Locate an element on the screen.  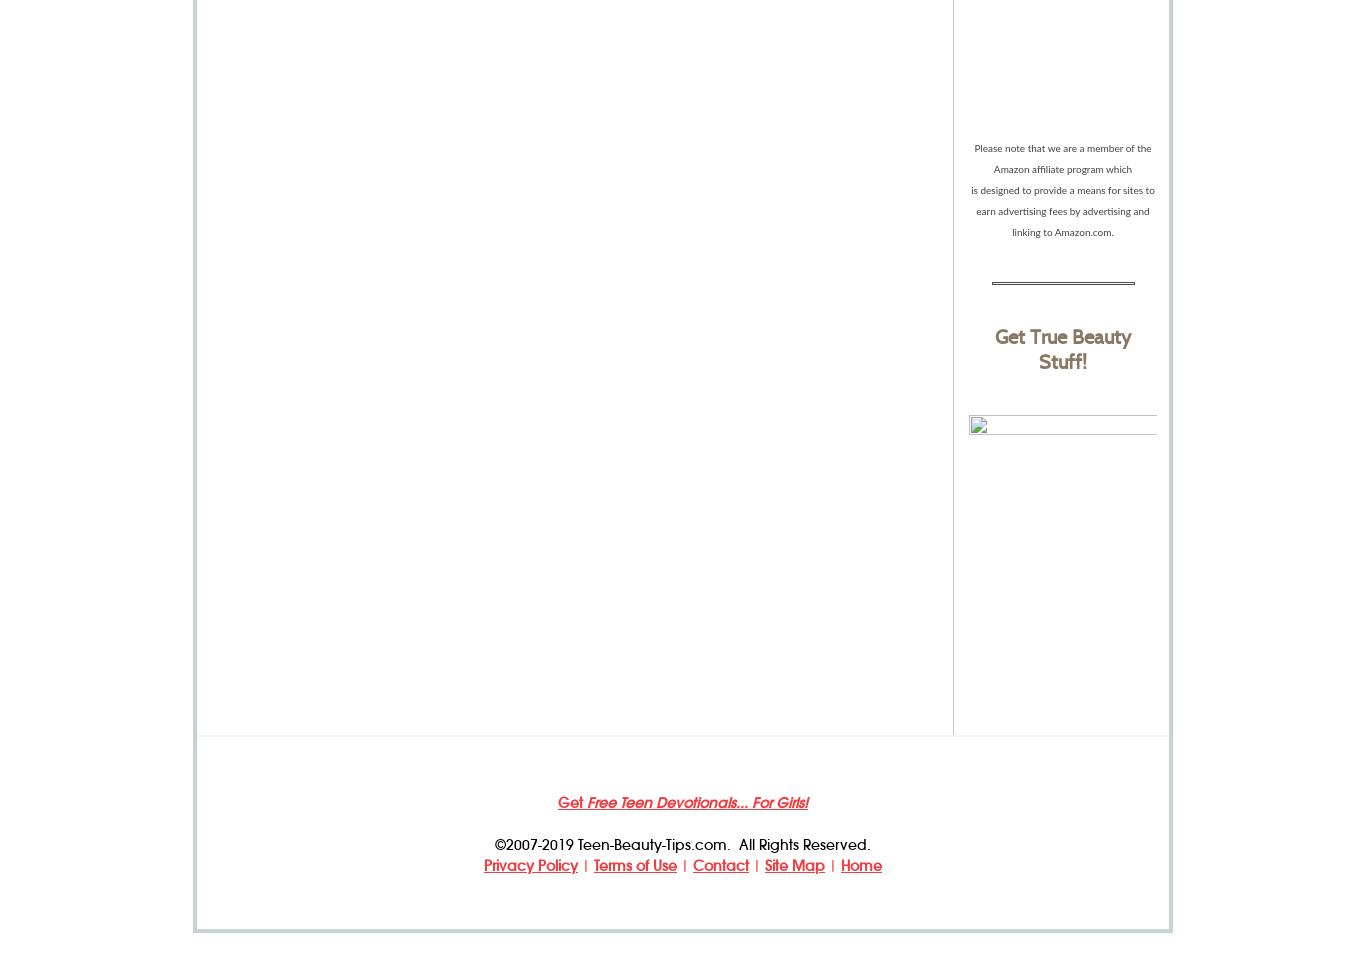
'Home' is located at coordinates (860, 865).